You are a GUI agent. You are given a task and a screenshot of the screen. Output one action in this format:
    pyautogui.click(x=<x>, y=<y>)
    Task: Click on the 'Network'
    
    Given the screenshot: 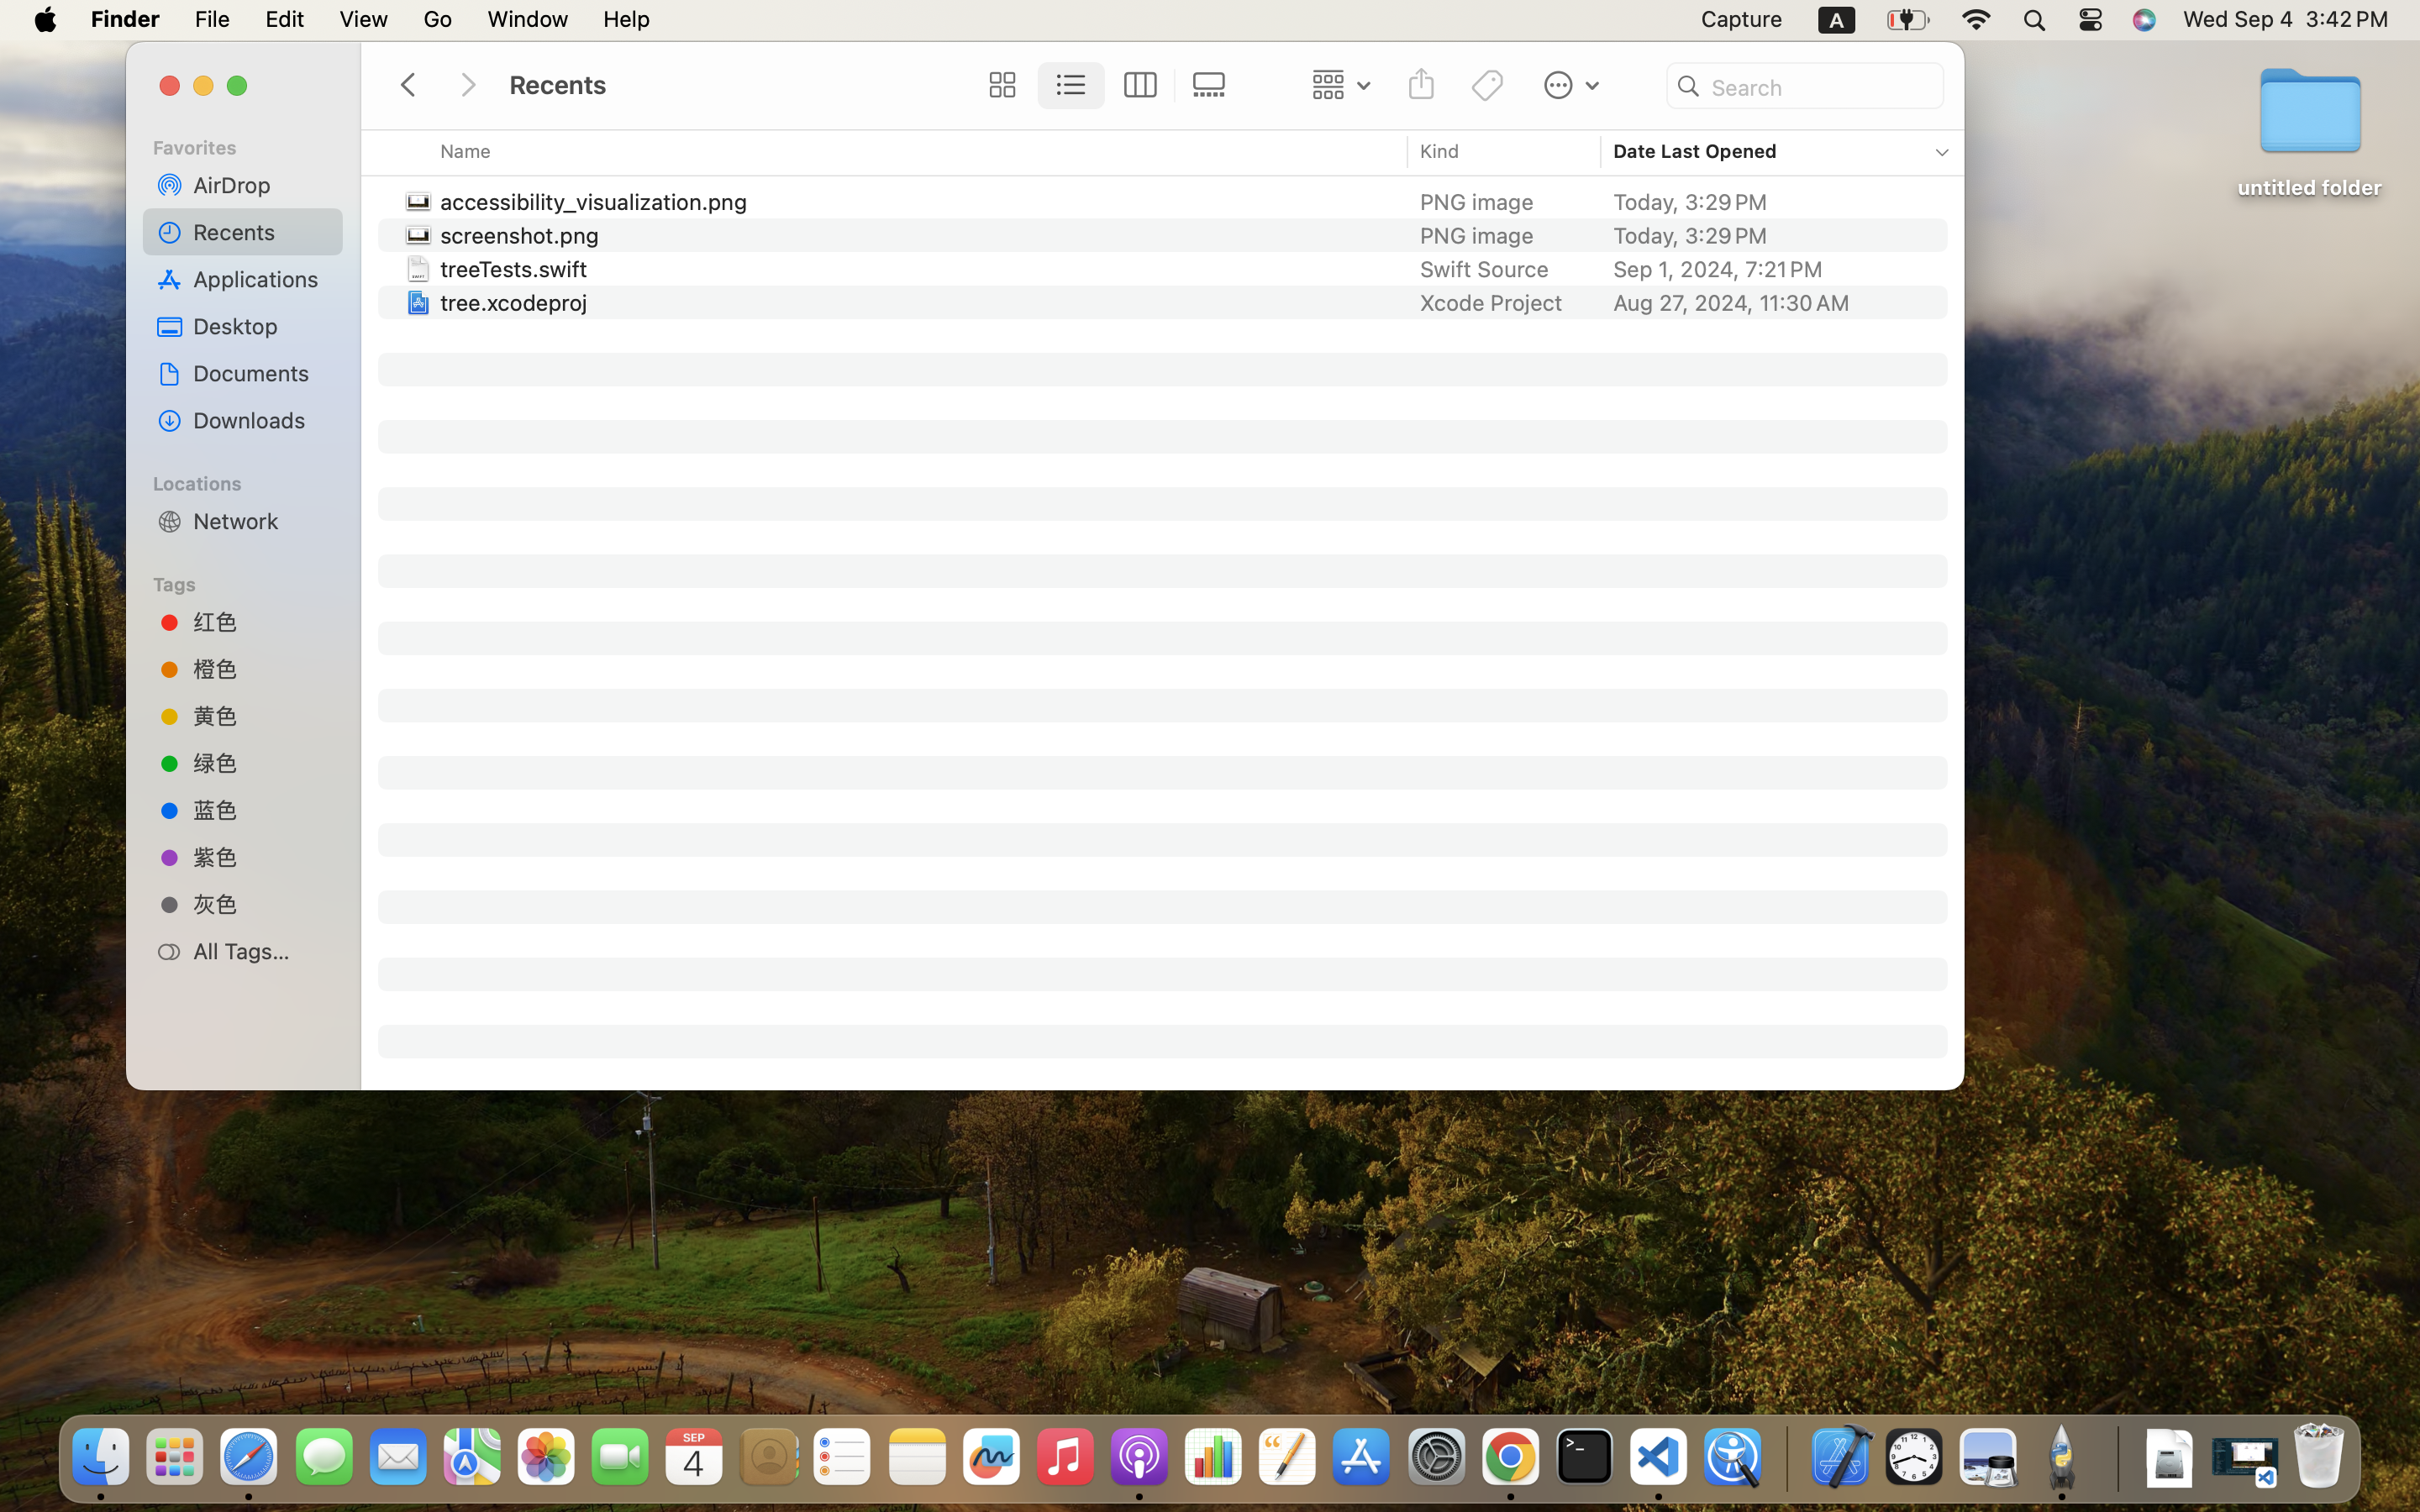 What is the action you would take?
    pyautogui.click(x=260, y=519)
    